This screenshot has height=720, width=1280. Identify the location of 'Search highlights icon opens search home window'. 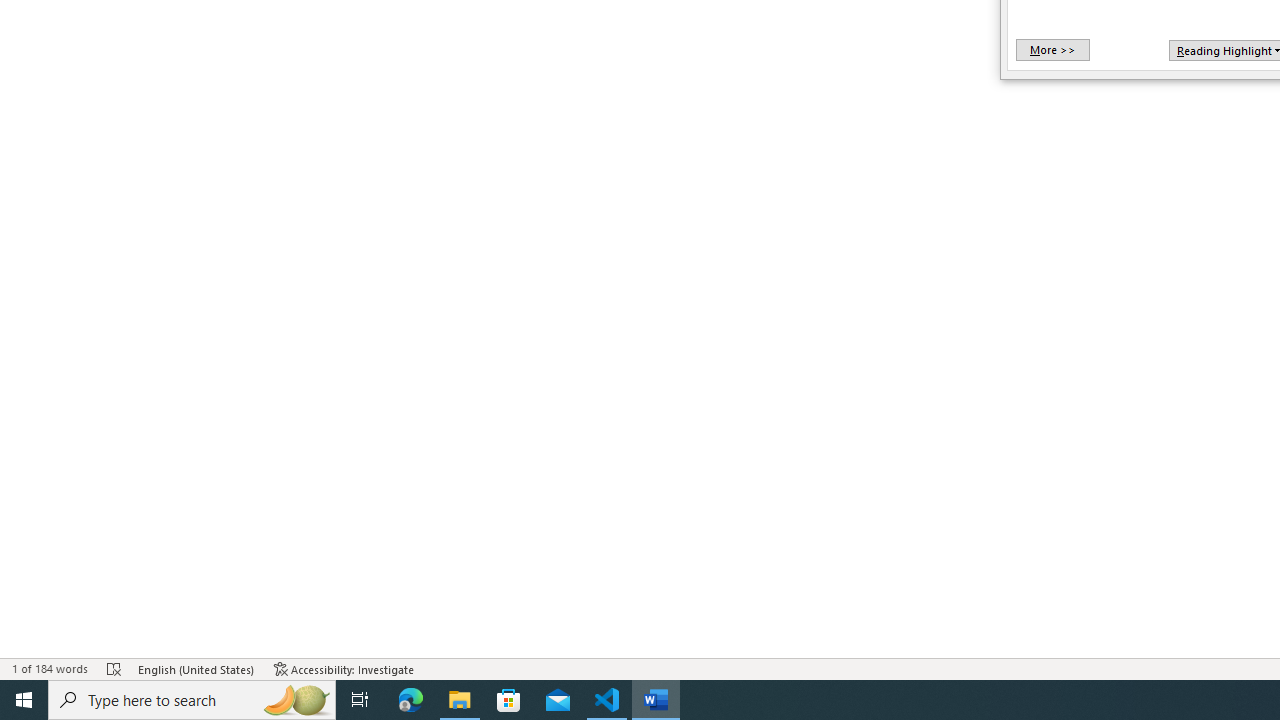
(294, 698).